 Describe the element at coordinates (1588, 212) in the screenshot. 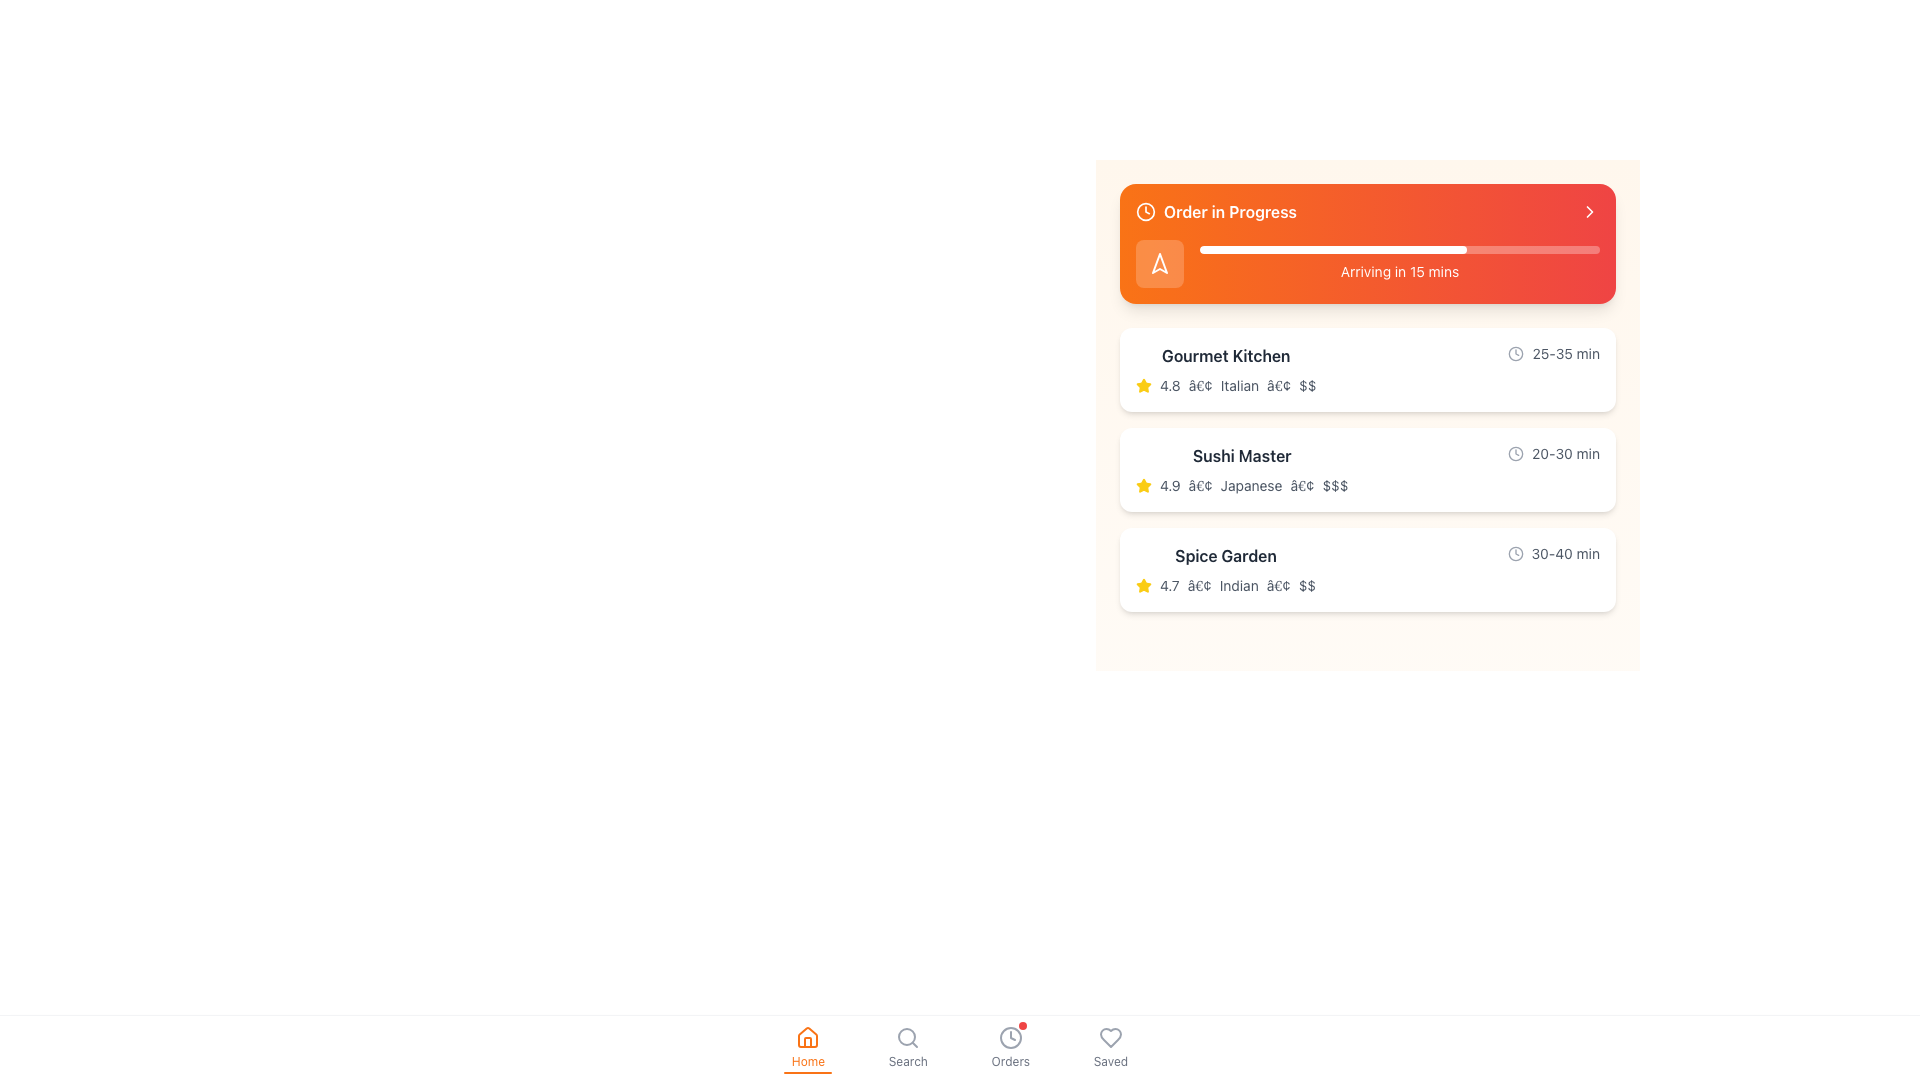

I see `the chevron-shaped arrow icon indicating navigation within the SVG graphic on the red status bar labeled 'Order in Progress'` at that location.